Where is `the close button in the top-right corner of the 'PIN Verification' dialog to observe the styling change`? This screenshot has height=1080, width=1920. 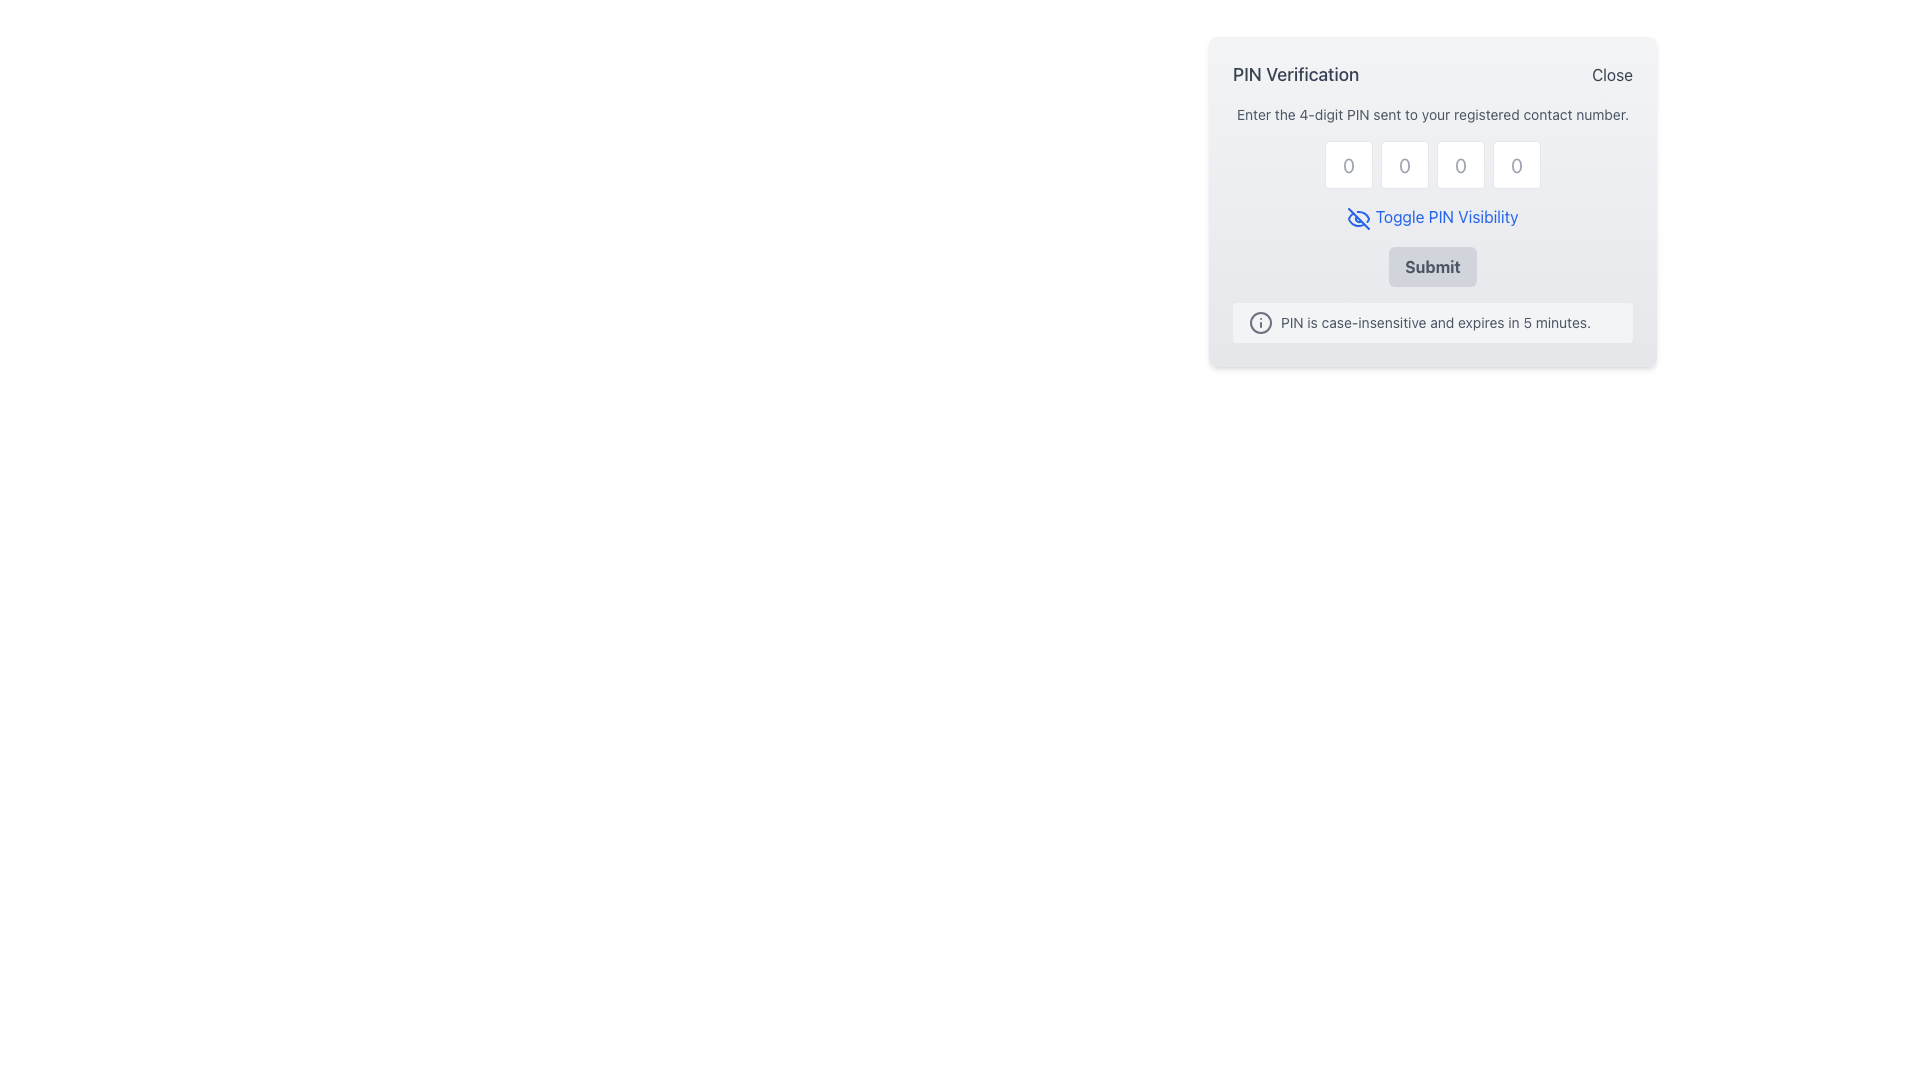 the close button in the top-right corner of the 'PIN Verification' dialog to observe the styling change is located at coordinates (1612, 73).